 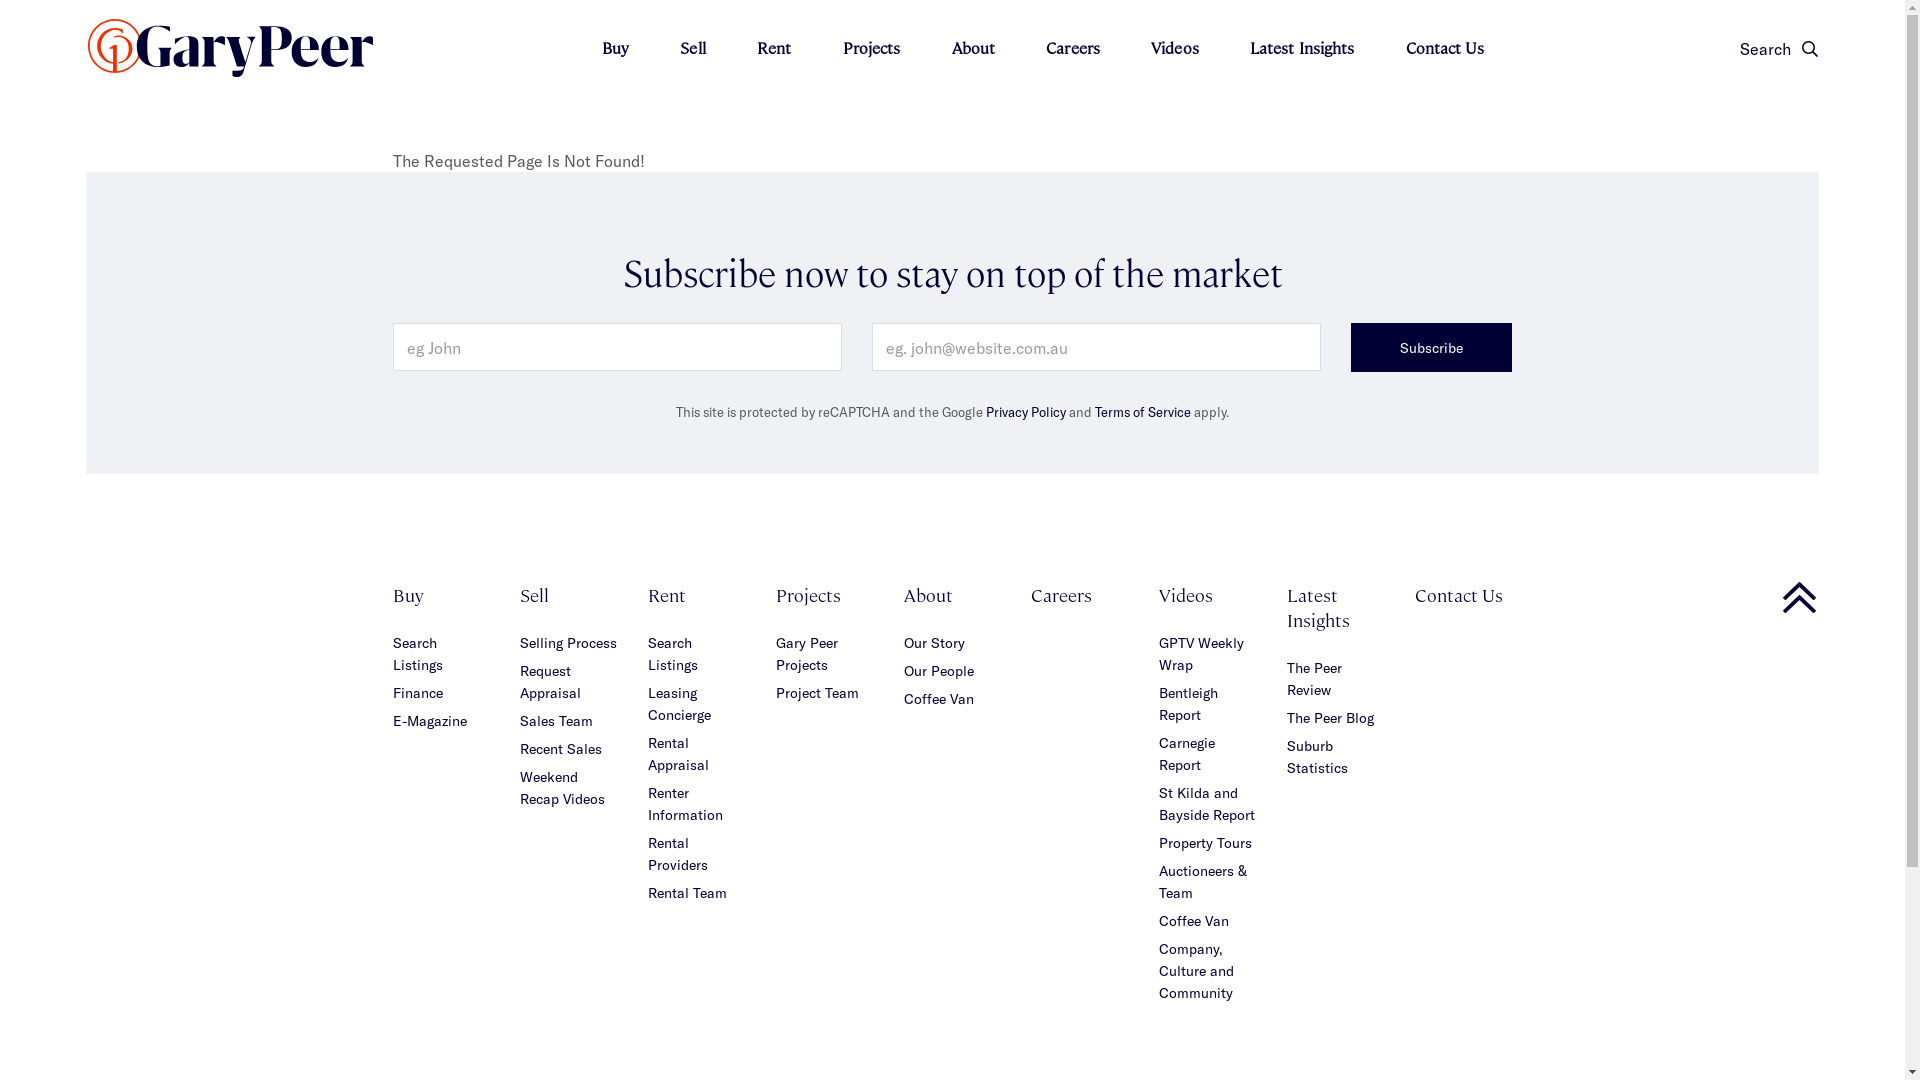 I want to click on 'Suburb Statistics', so click(x=1317, y=756).